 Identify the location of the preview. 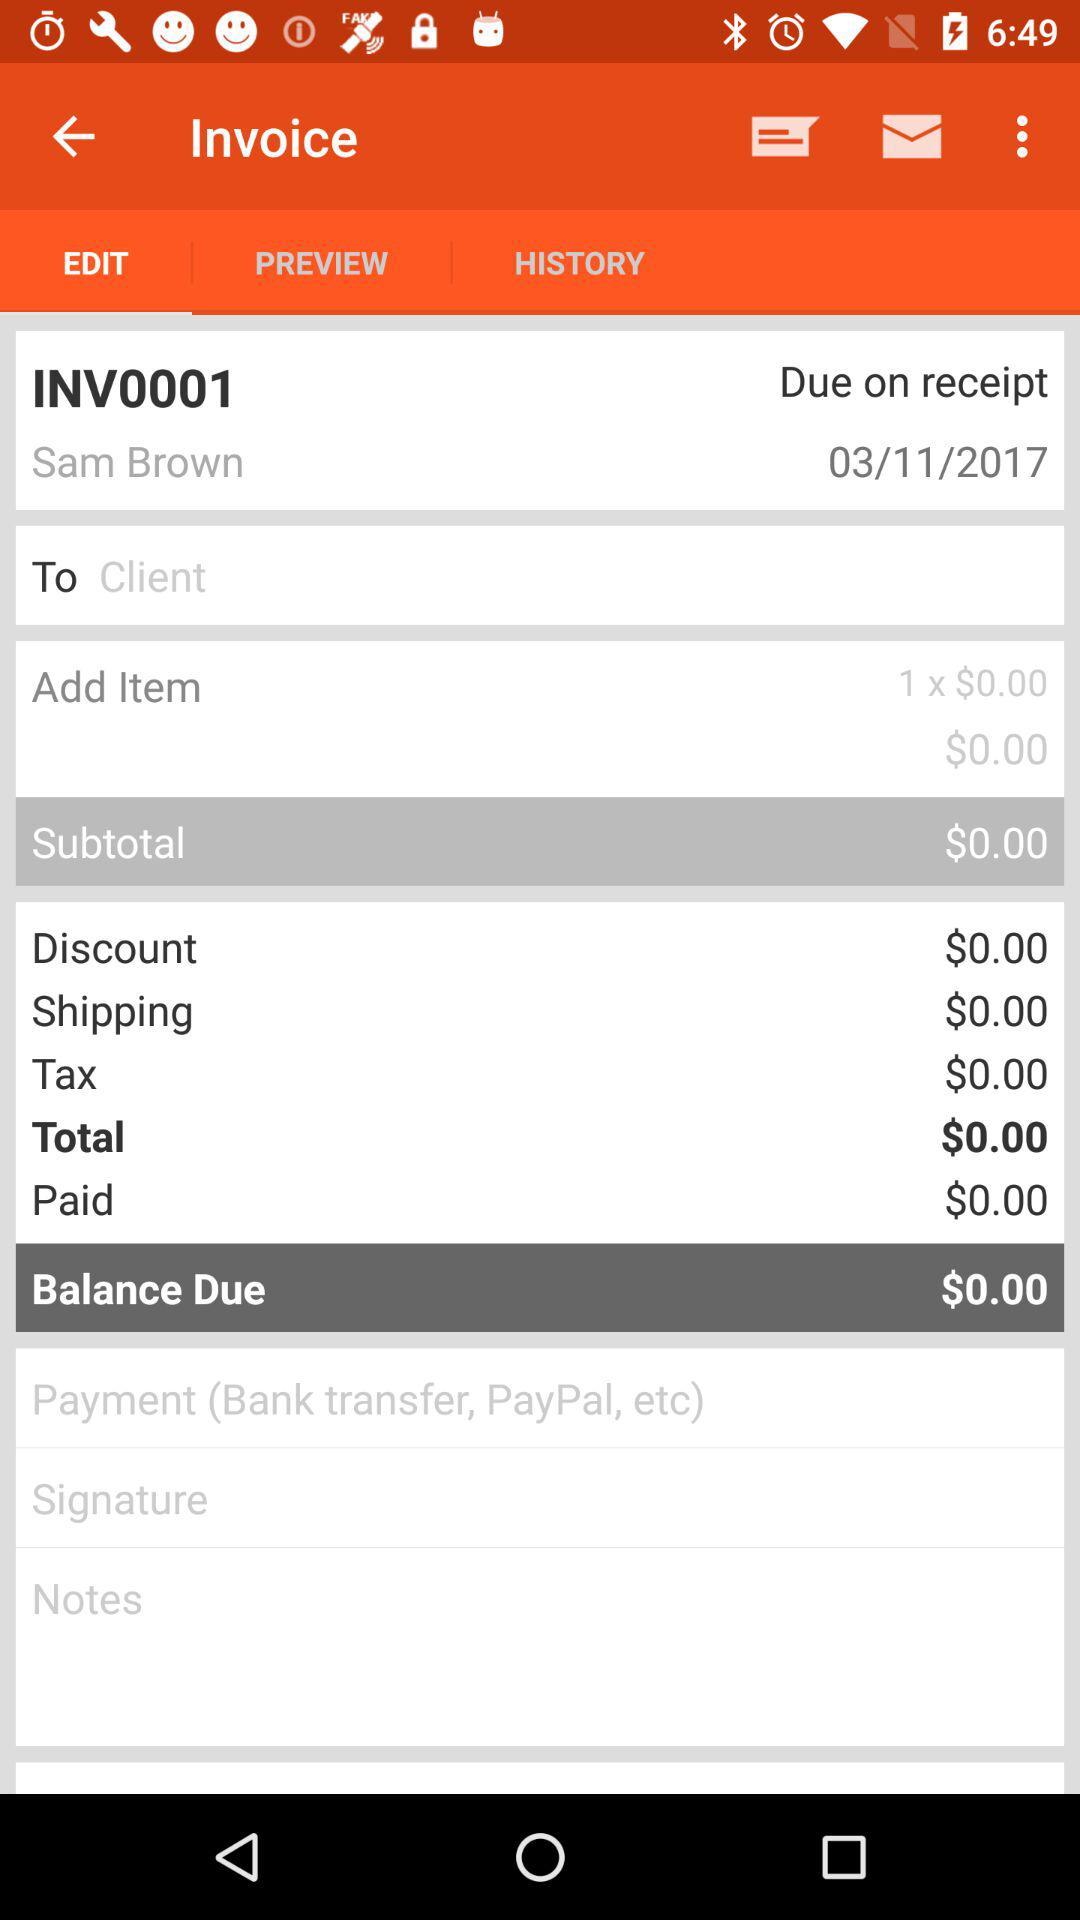
(320, 261).